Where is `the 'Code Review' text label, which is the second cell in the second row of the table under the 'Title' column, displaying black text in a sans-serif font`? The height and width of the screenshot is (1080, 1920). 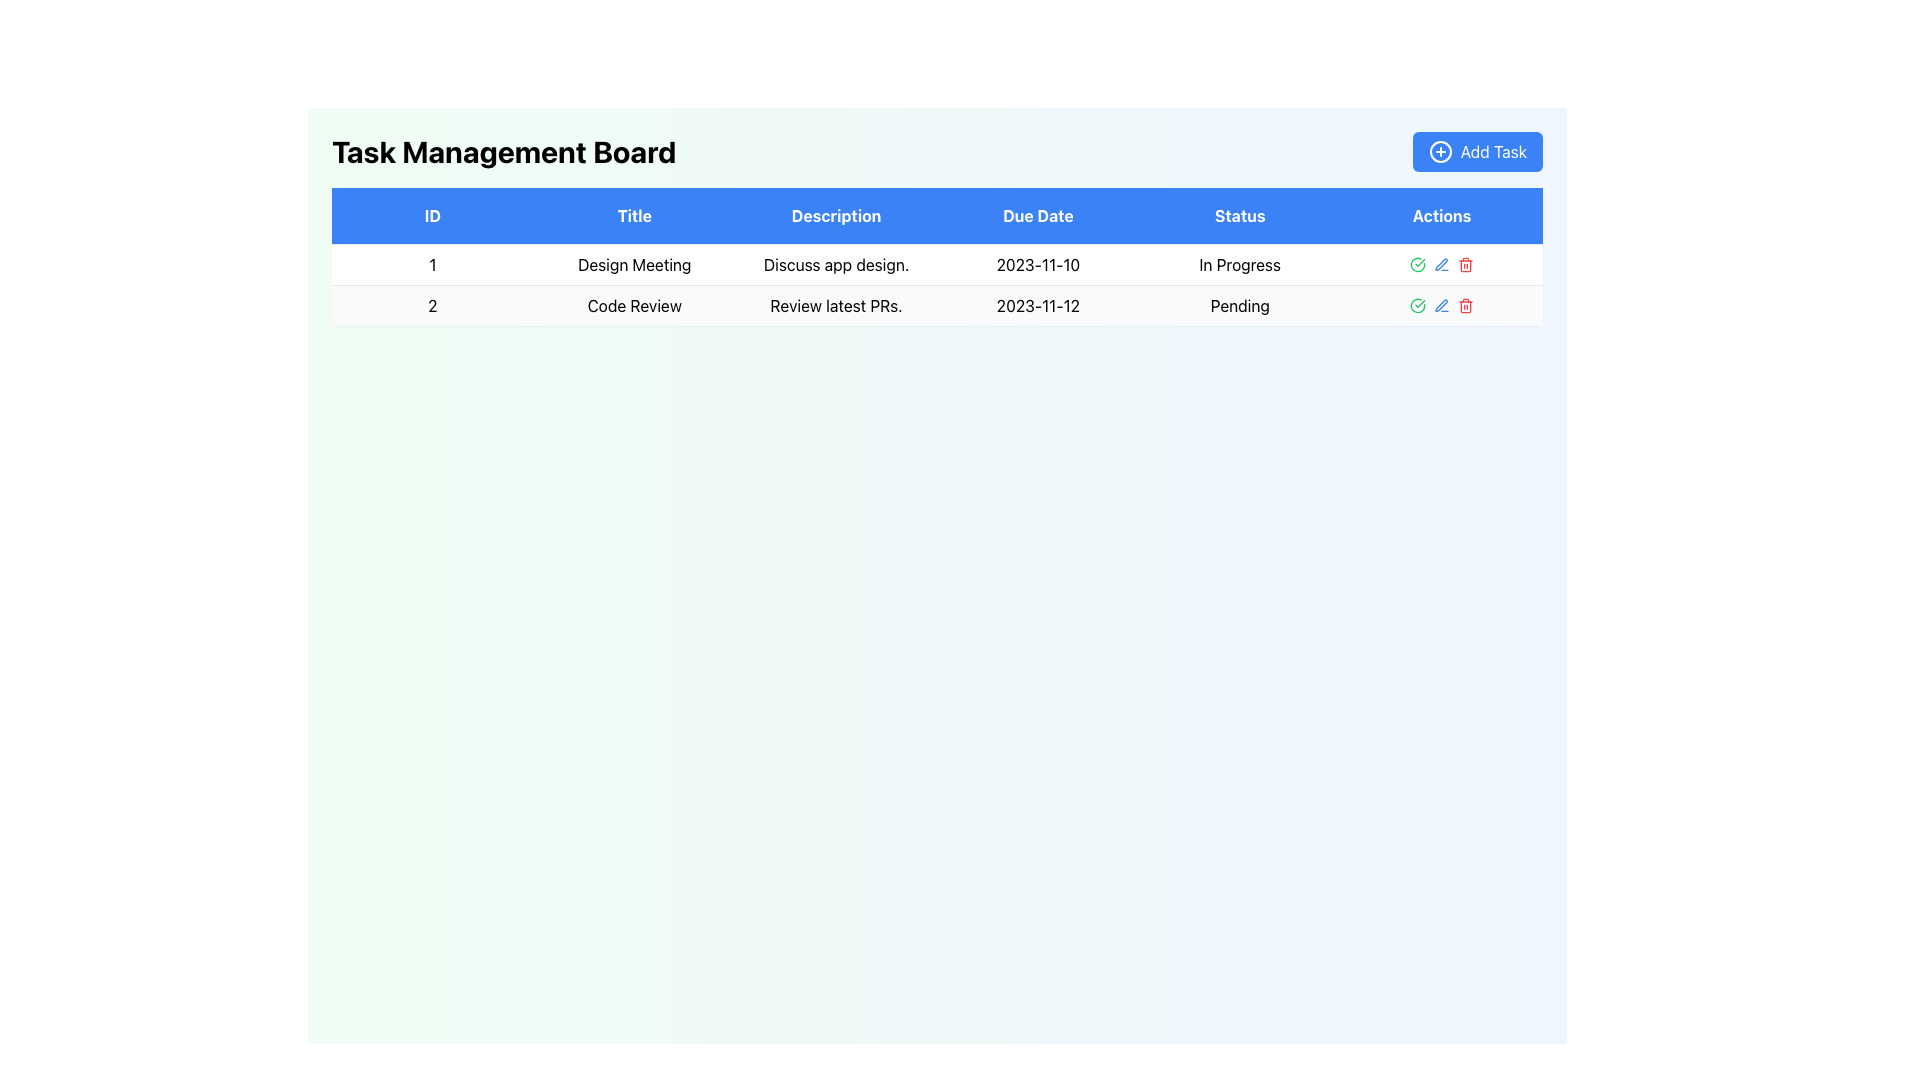
the 'Code Review' text label, which is the second cell in the second row of the table under the 'Title' column, displaying black text in a sans-serif font is located at coordinates (633, 305).